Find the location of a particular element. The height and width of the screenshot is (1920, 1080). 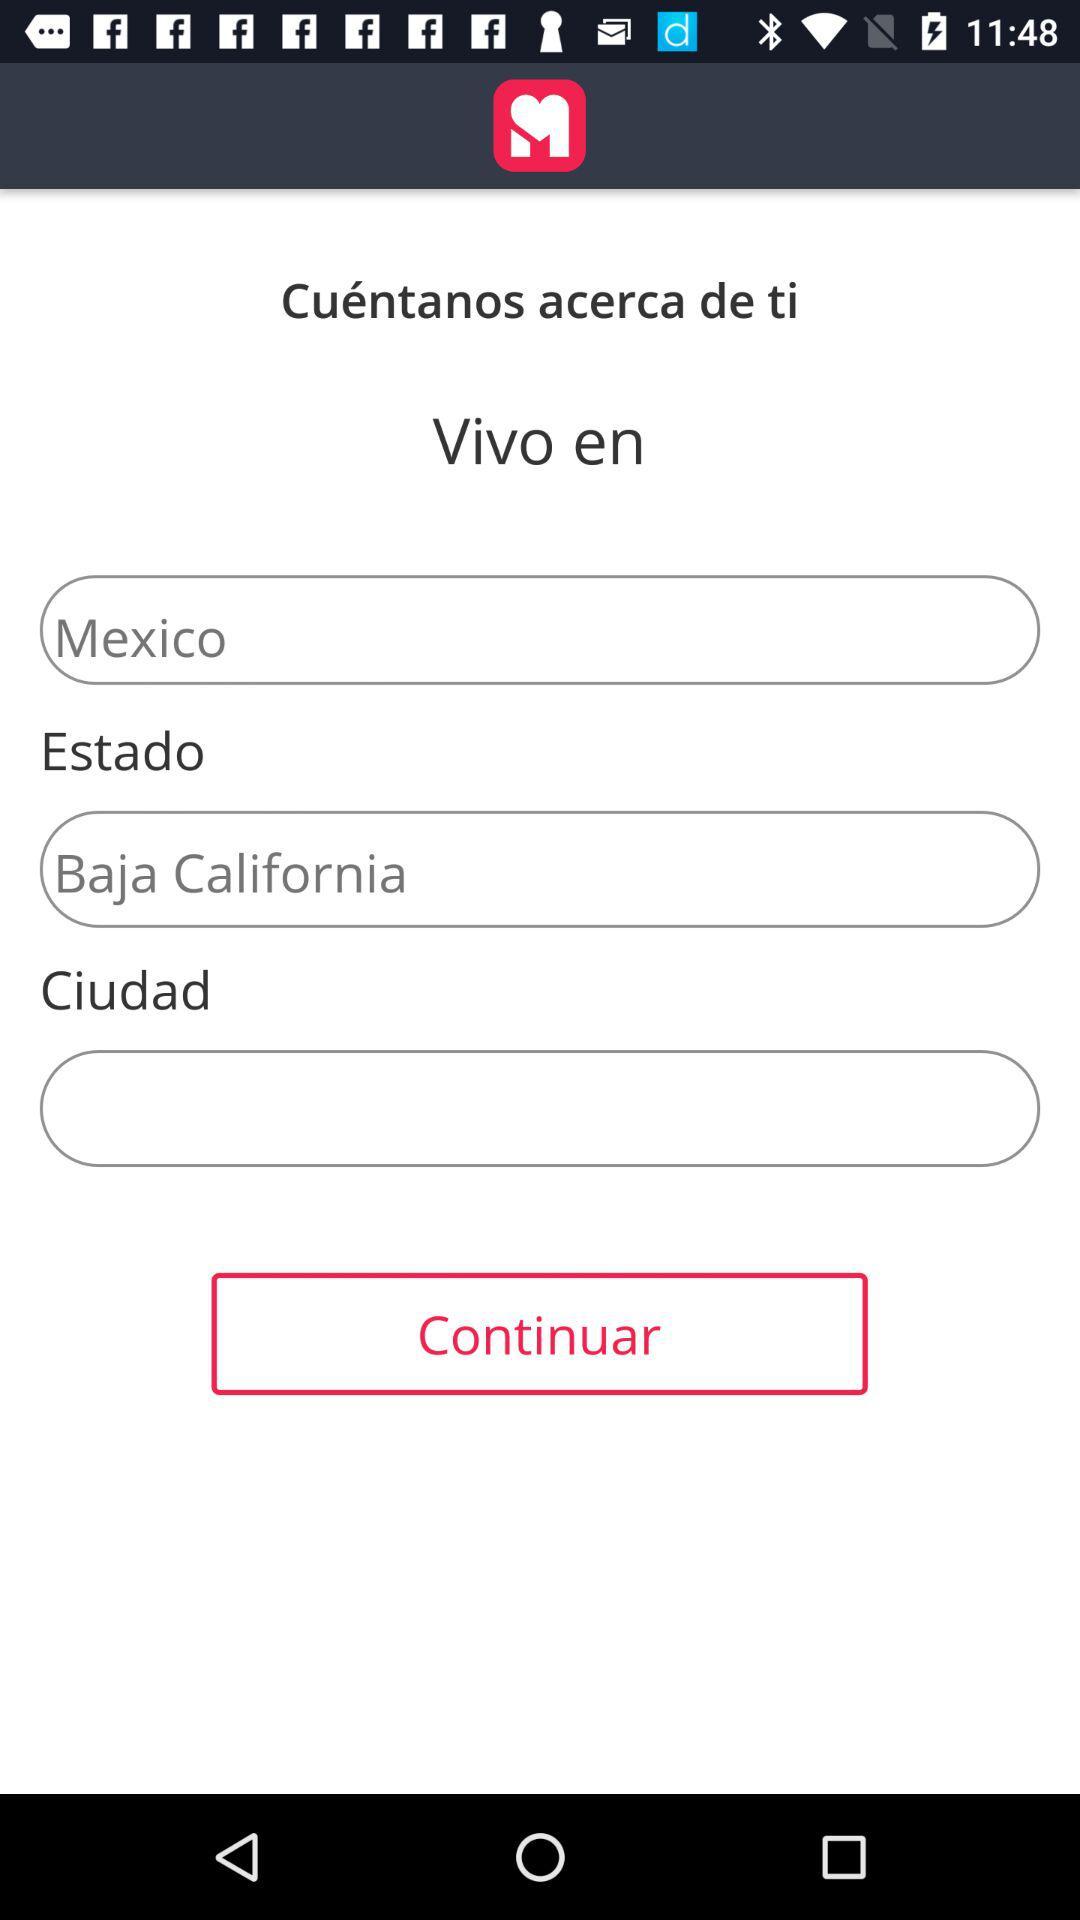

the icon above the estado icon is located at coordinates (540, 628).